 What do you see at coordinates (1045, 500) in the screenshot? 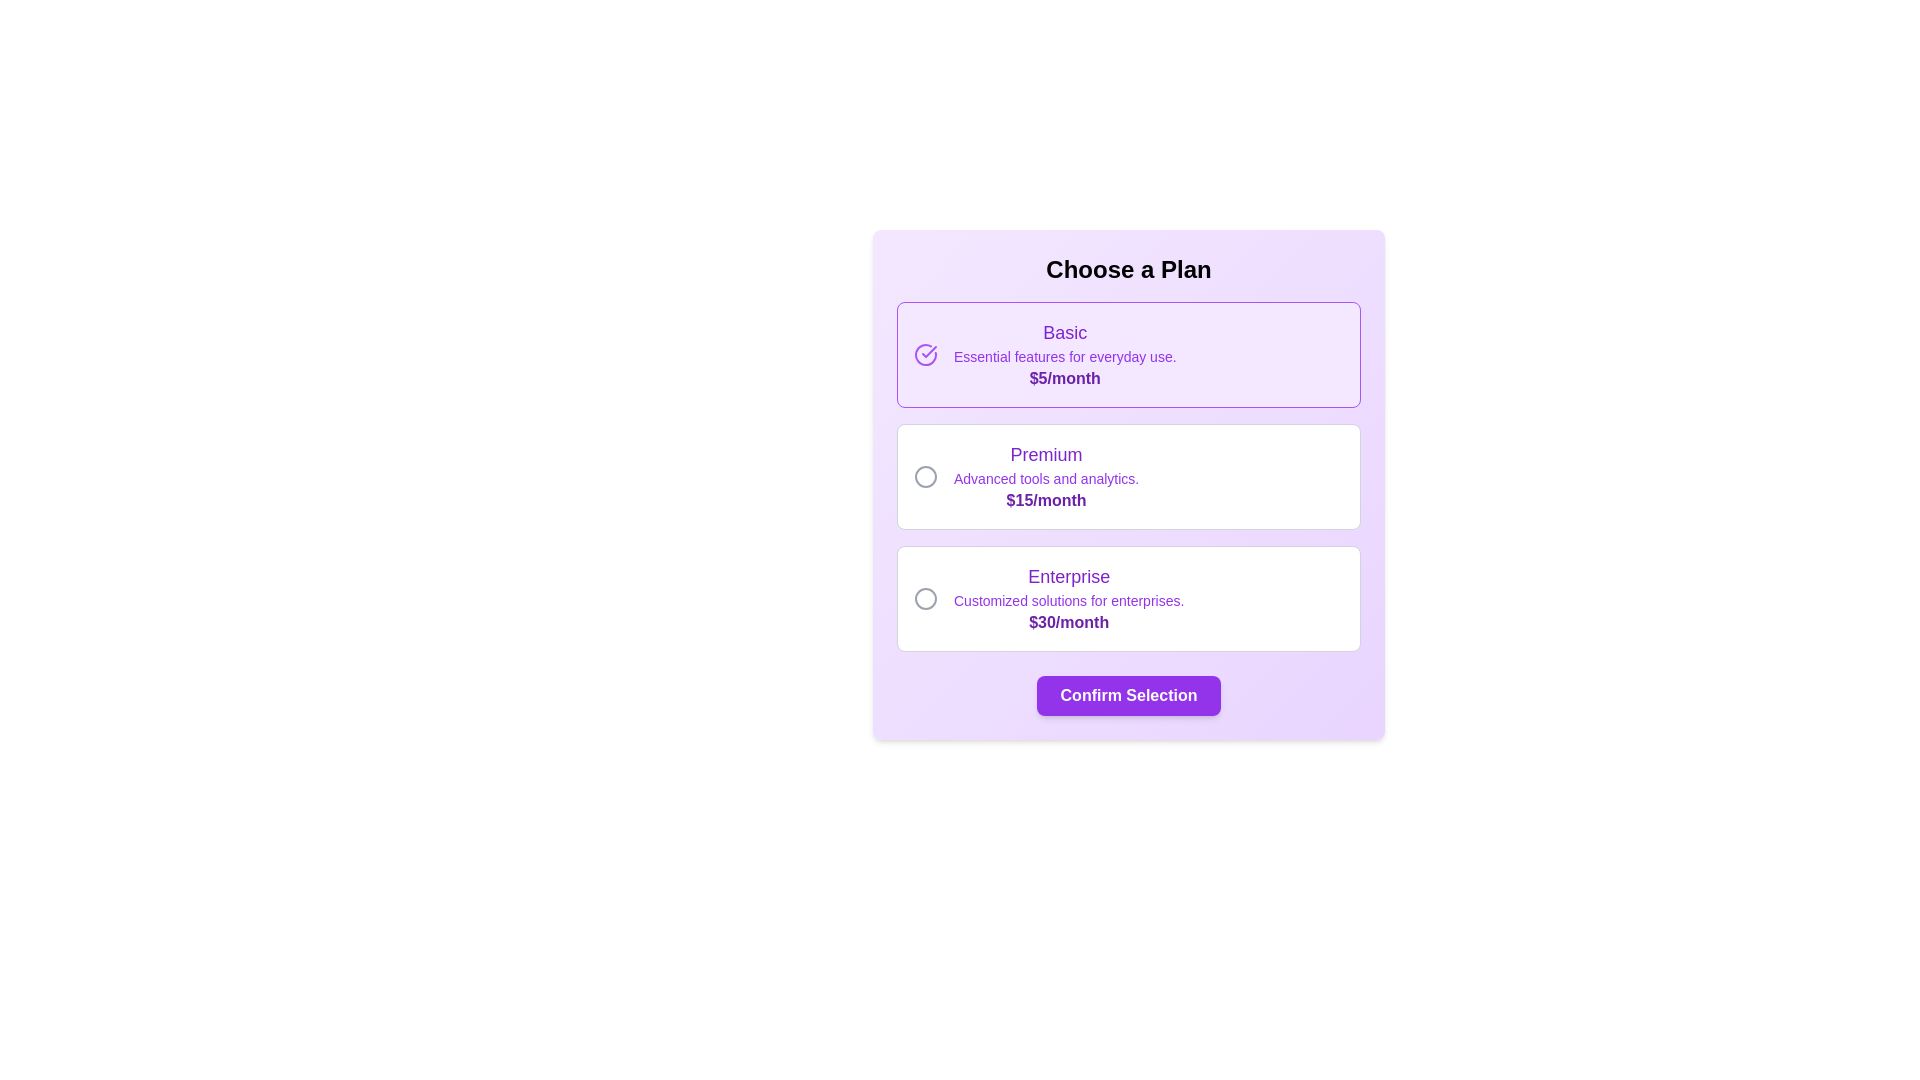
I see `text label displaying the price '$15/month' which is bold, medium-sized, and purple, located between the text 'Advanced tools and analytics.' and the 'Premium' subscription radio button` at bounding box center [1045, 500].